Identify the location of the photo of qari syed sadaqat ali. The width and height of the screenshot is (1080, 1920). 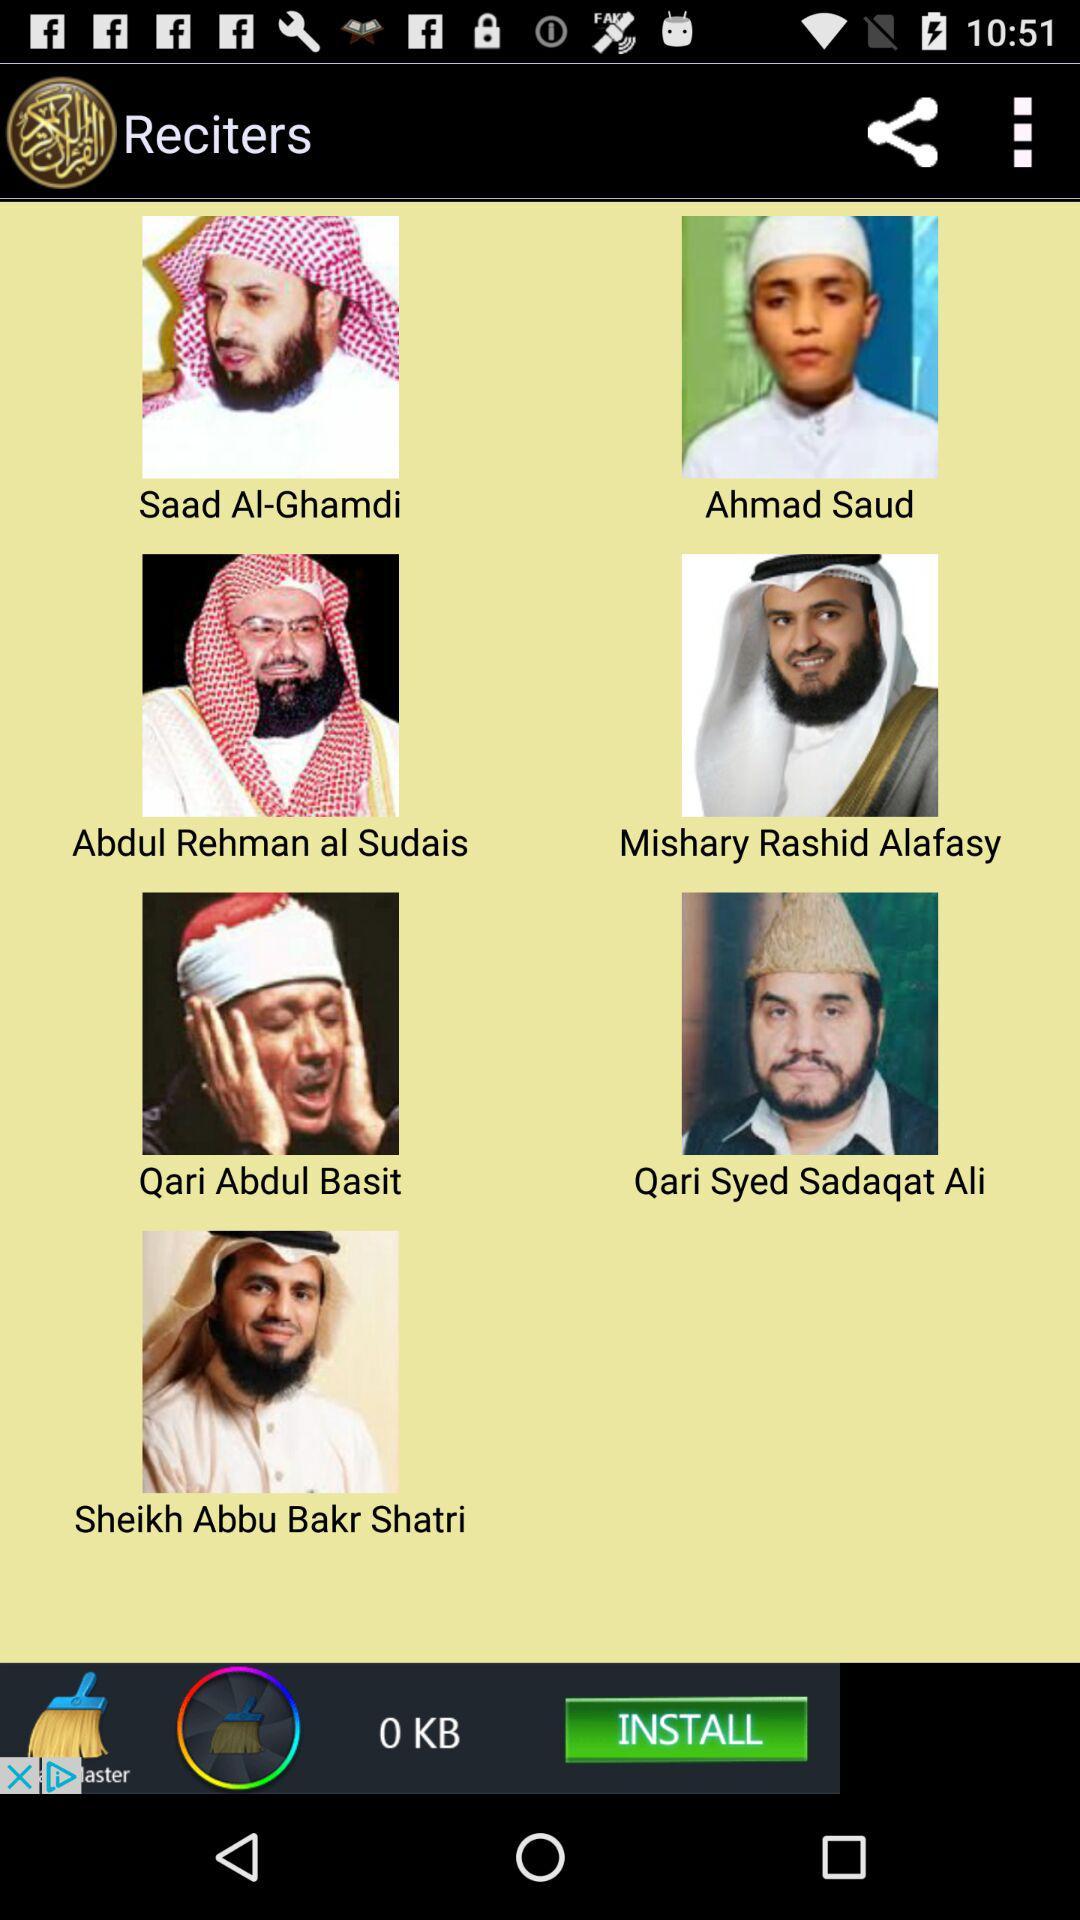
(810, 1023).